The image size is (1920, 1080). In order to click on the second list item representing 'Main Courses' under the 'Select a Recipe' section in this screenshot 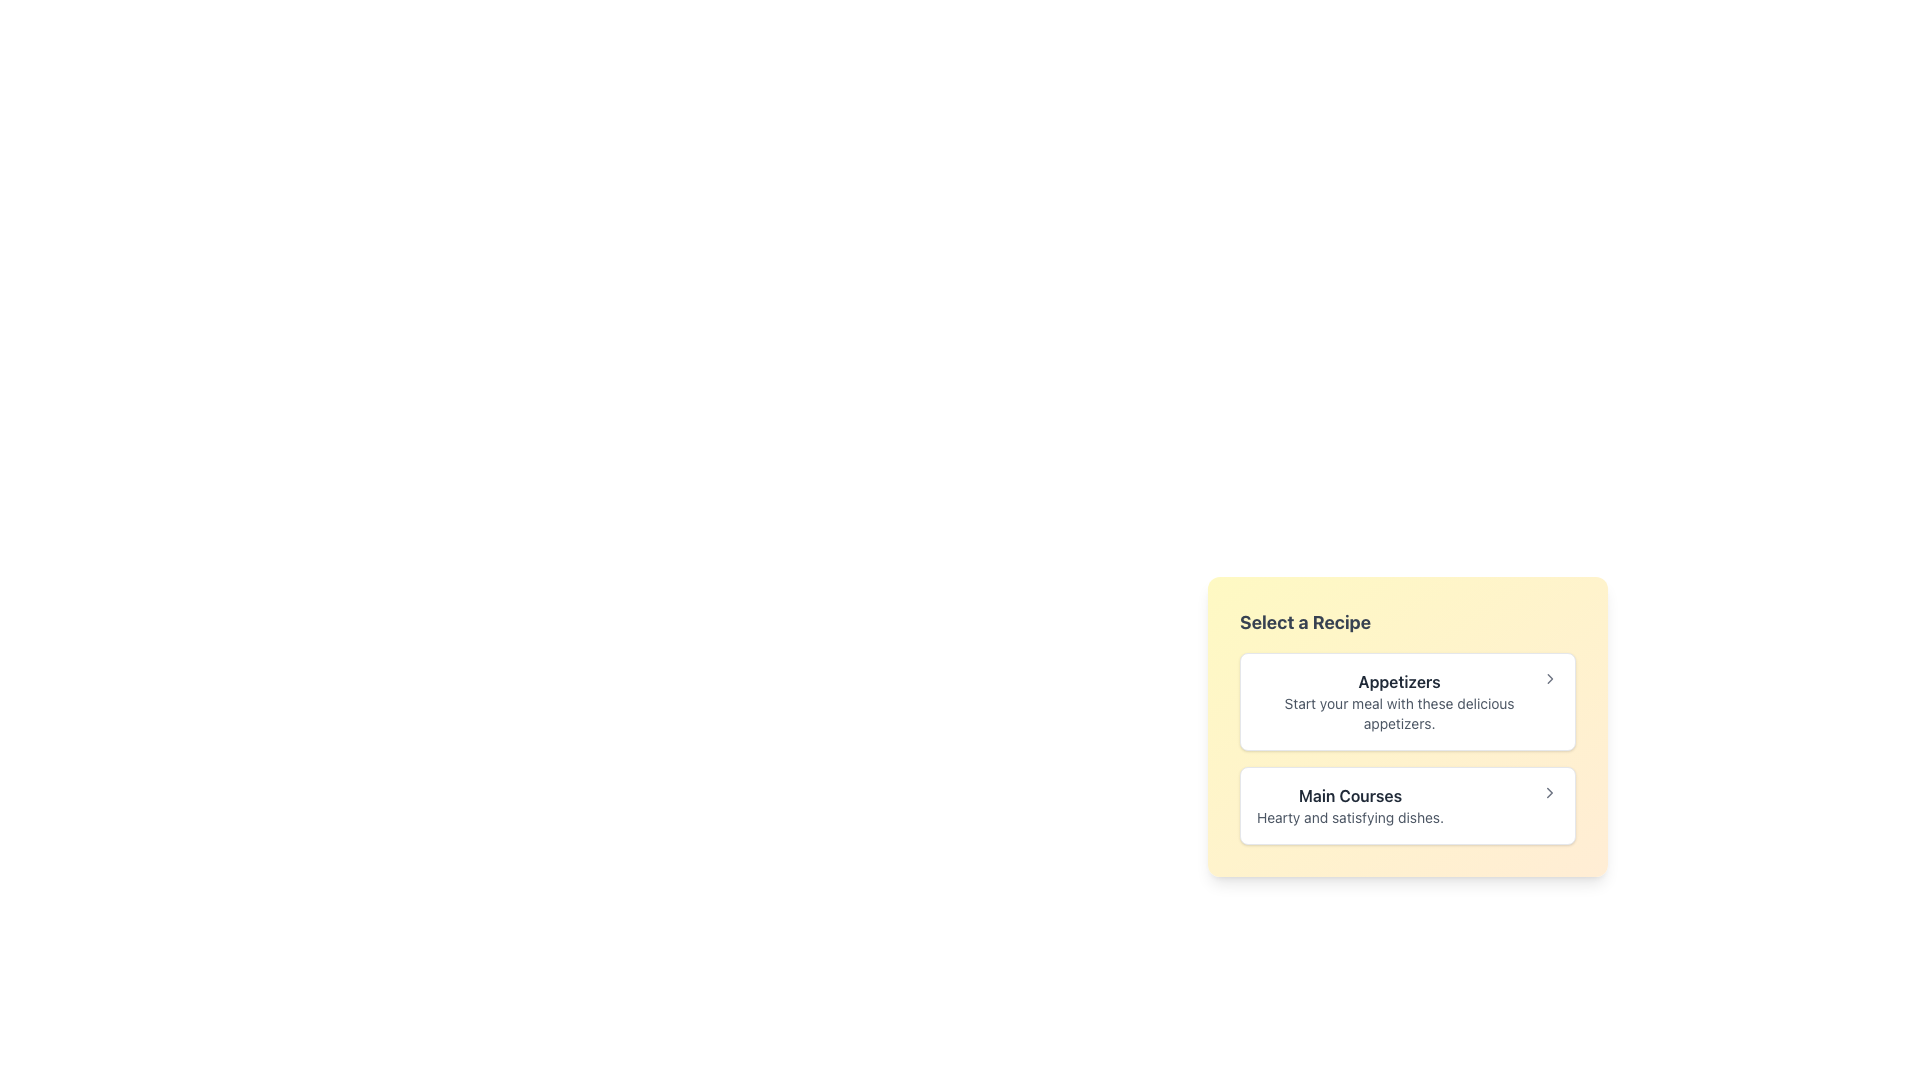, I will do `click(1406, 805)`.